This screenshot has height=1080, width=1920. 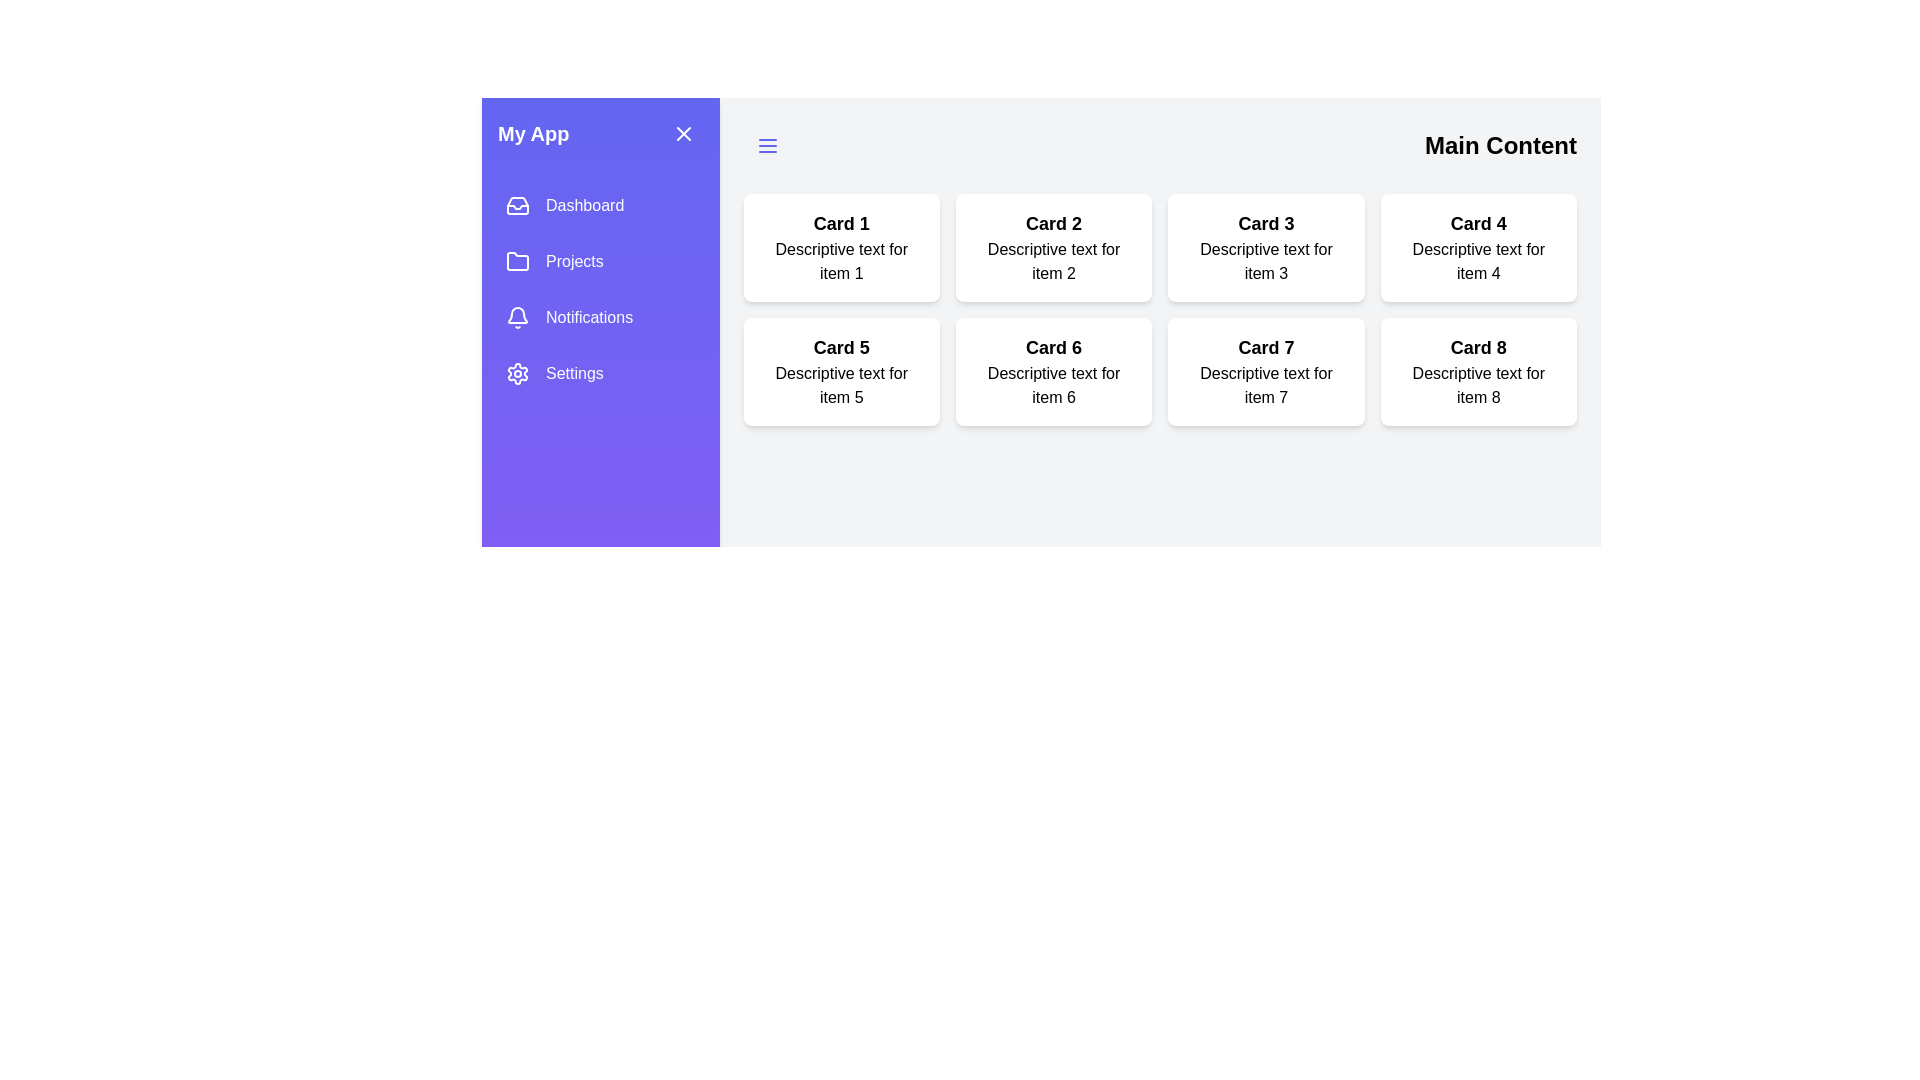 I want to click on the sidebar header to inspect its content, so click(x=599, y=134).